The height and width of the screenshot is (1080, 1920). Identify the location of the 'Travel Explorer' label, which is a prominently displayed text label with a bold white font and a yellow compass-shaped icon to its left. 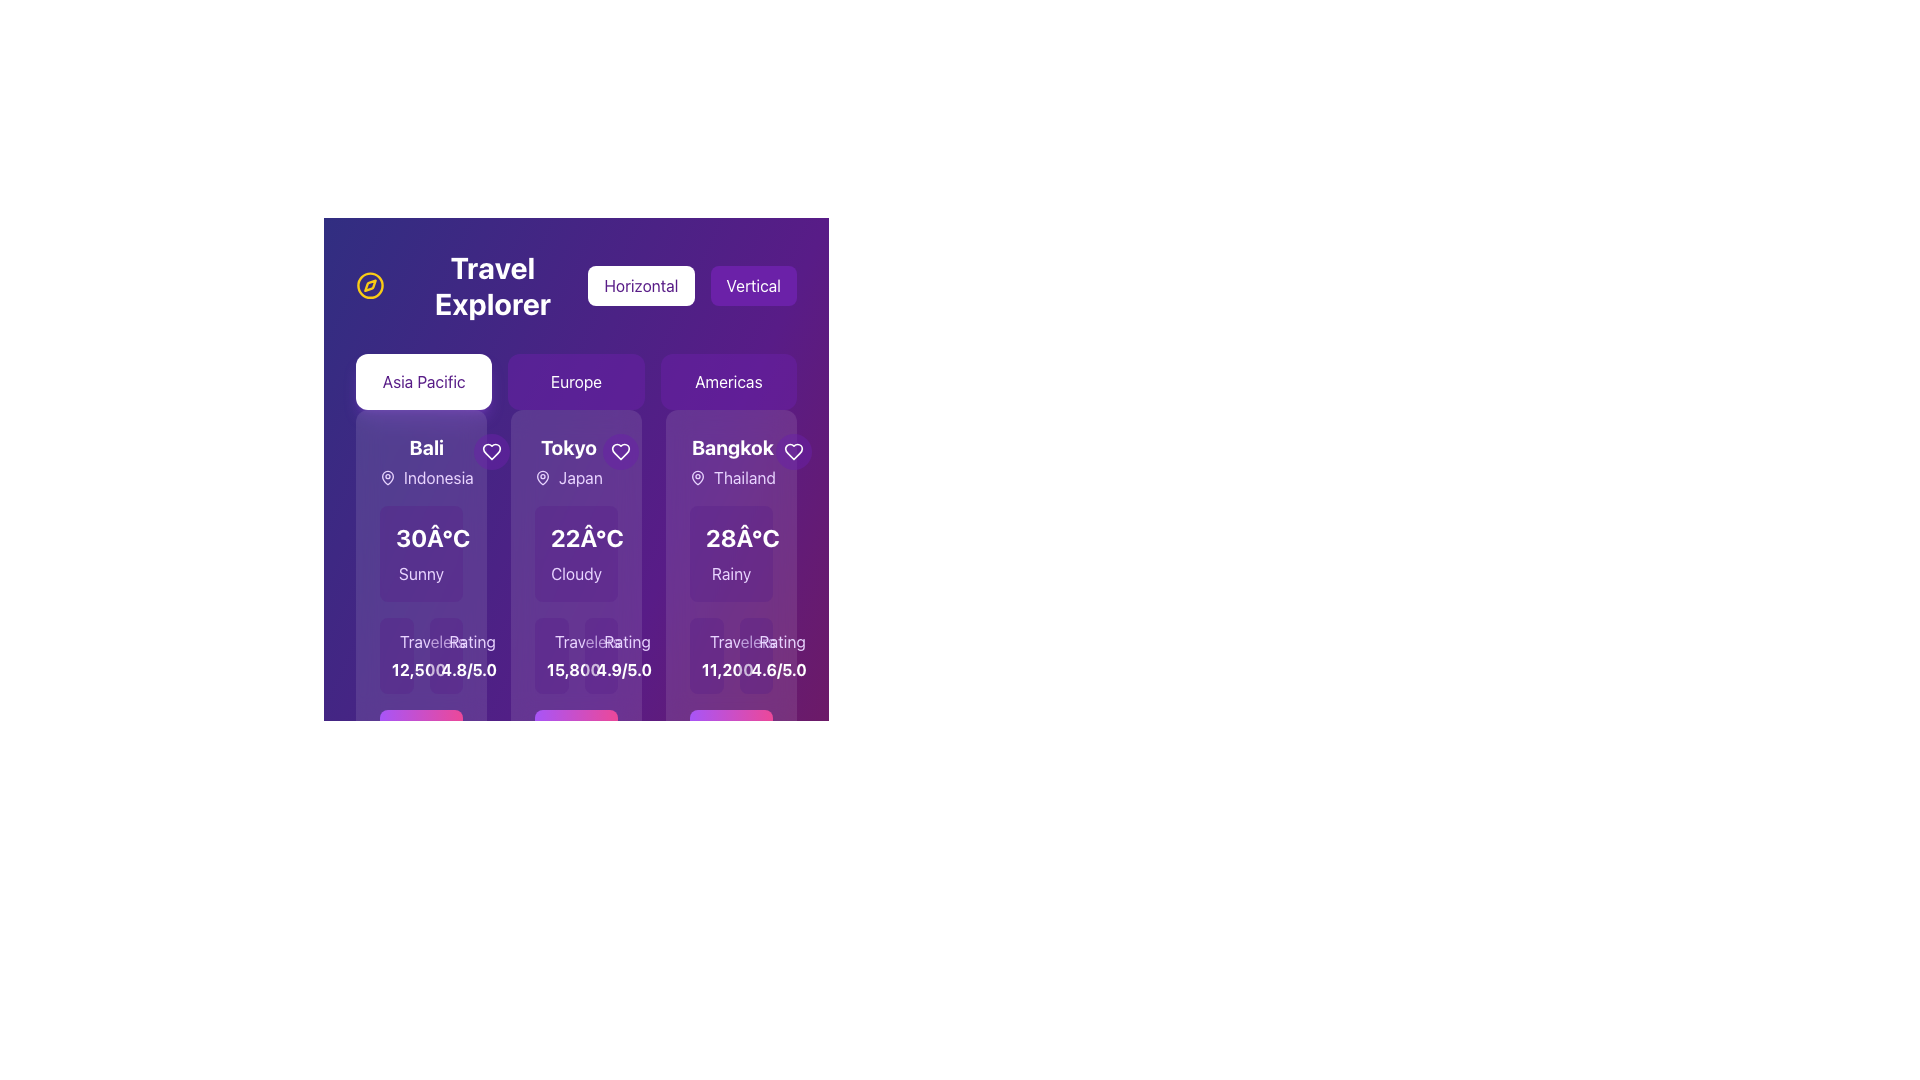
(471, 285).